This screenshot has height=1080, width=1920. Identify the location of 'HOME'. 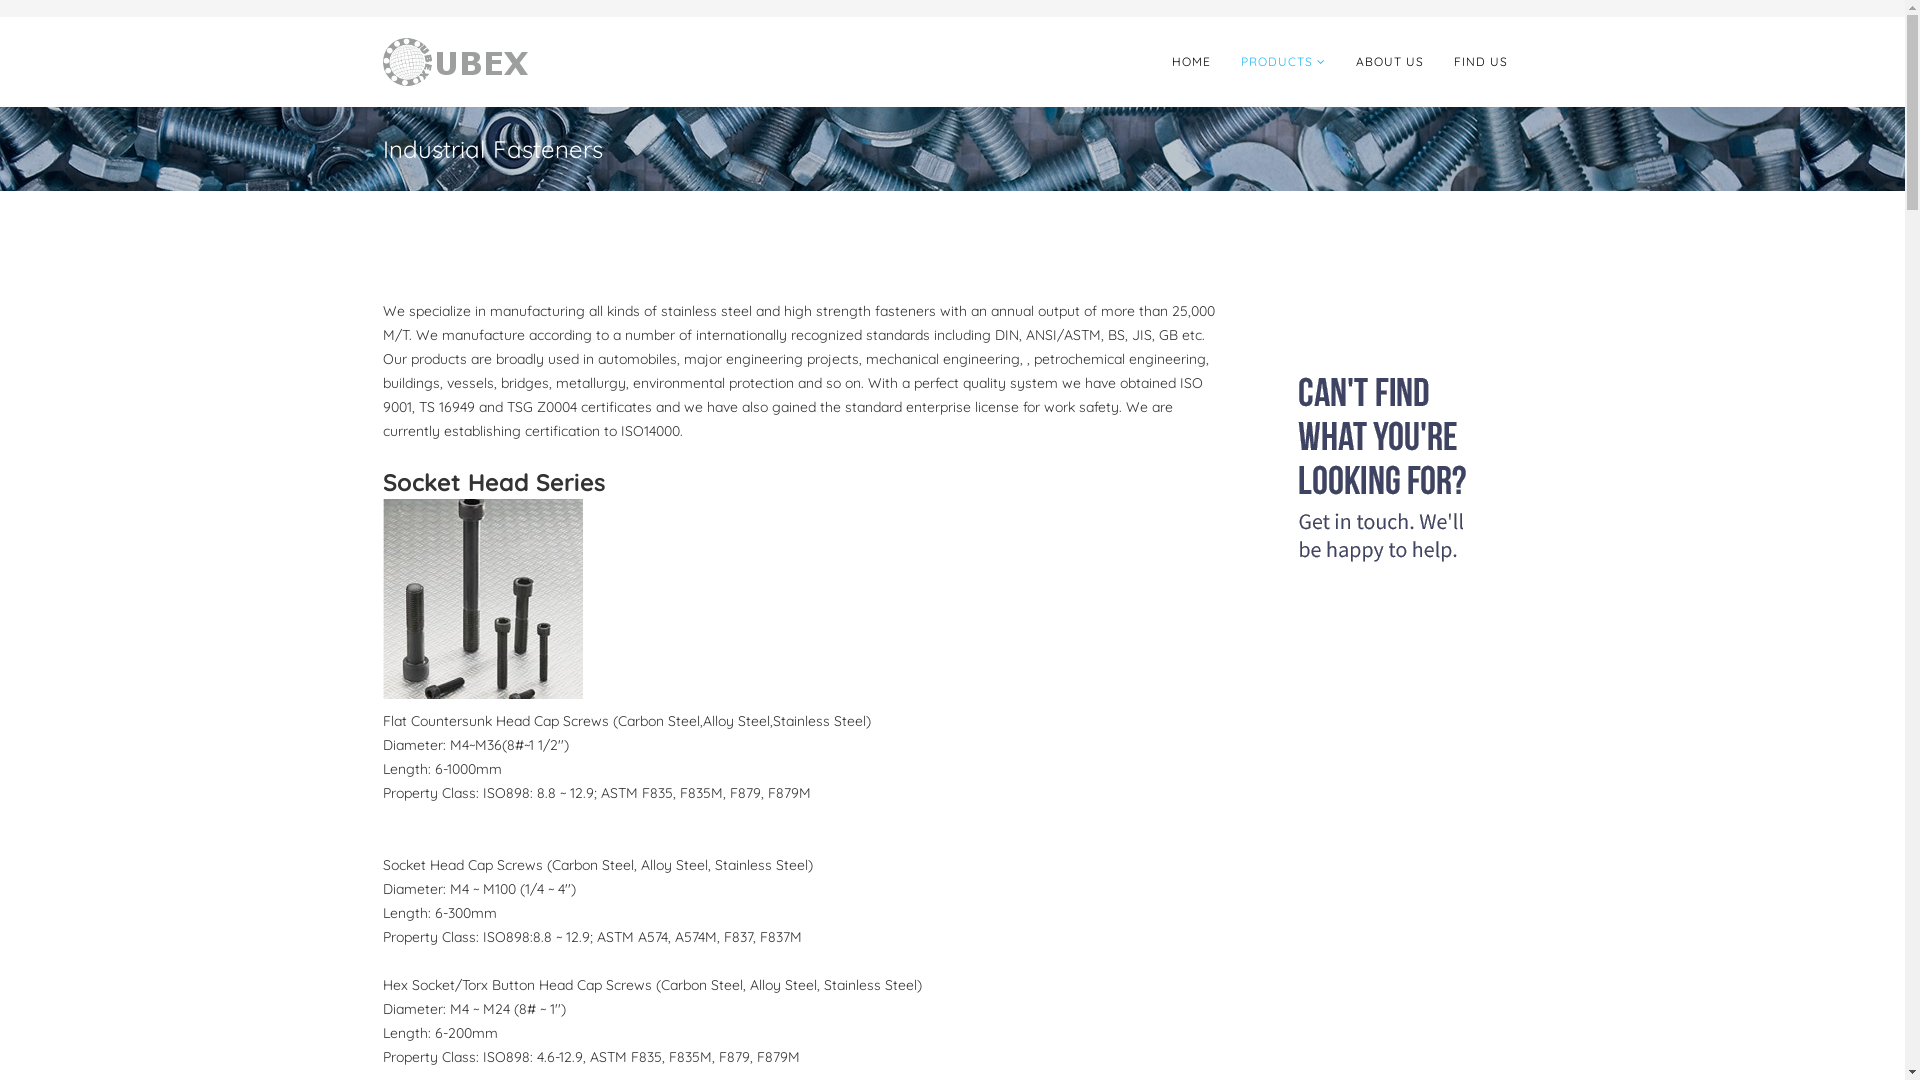
(1190, 60).